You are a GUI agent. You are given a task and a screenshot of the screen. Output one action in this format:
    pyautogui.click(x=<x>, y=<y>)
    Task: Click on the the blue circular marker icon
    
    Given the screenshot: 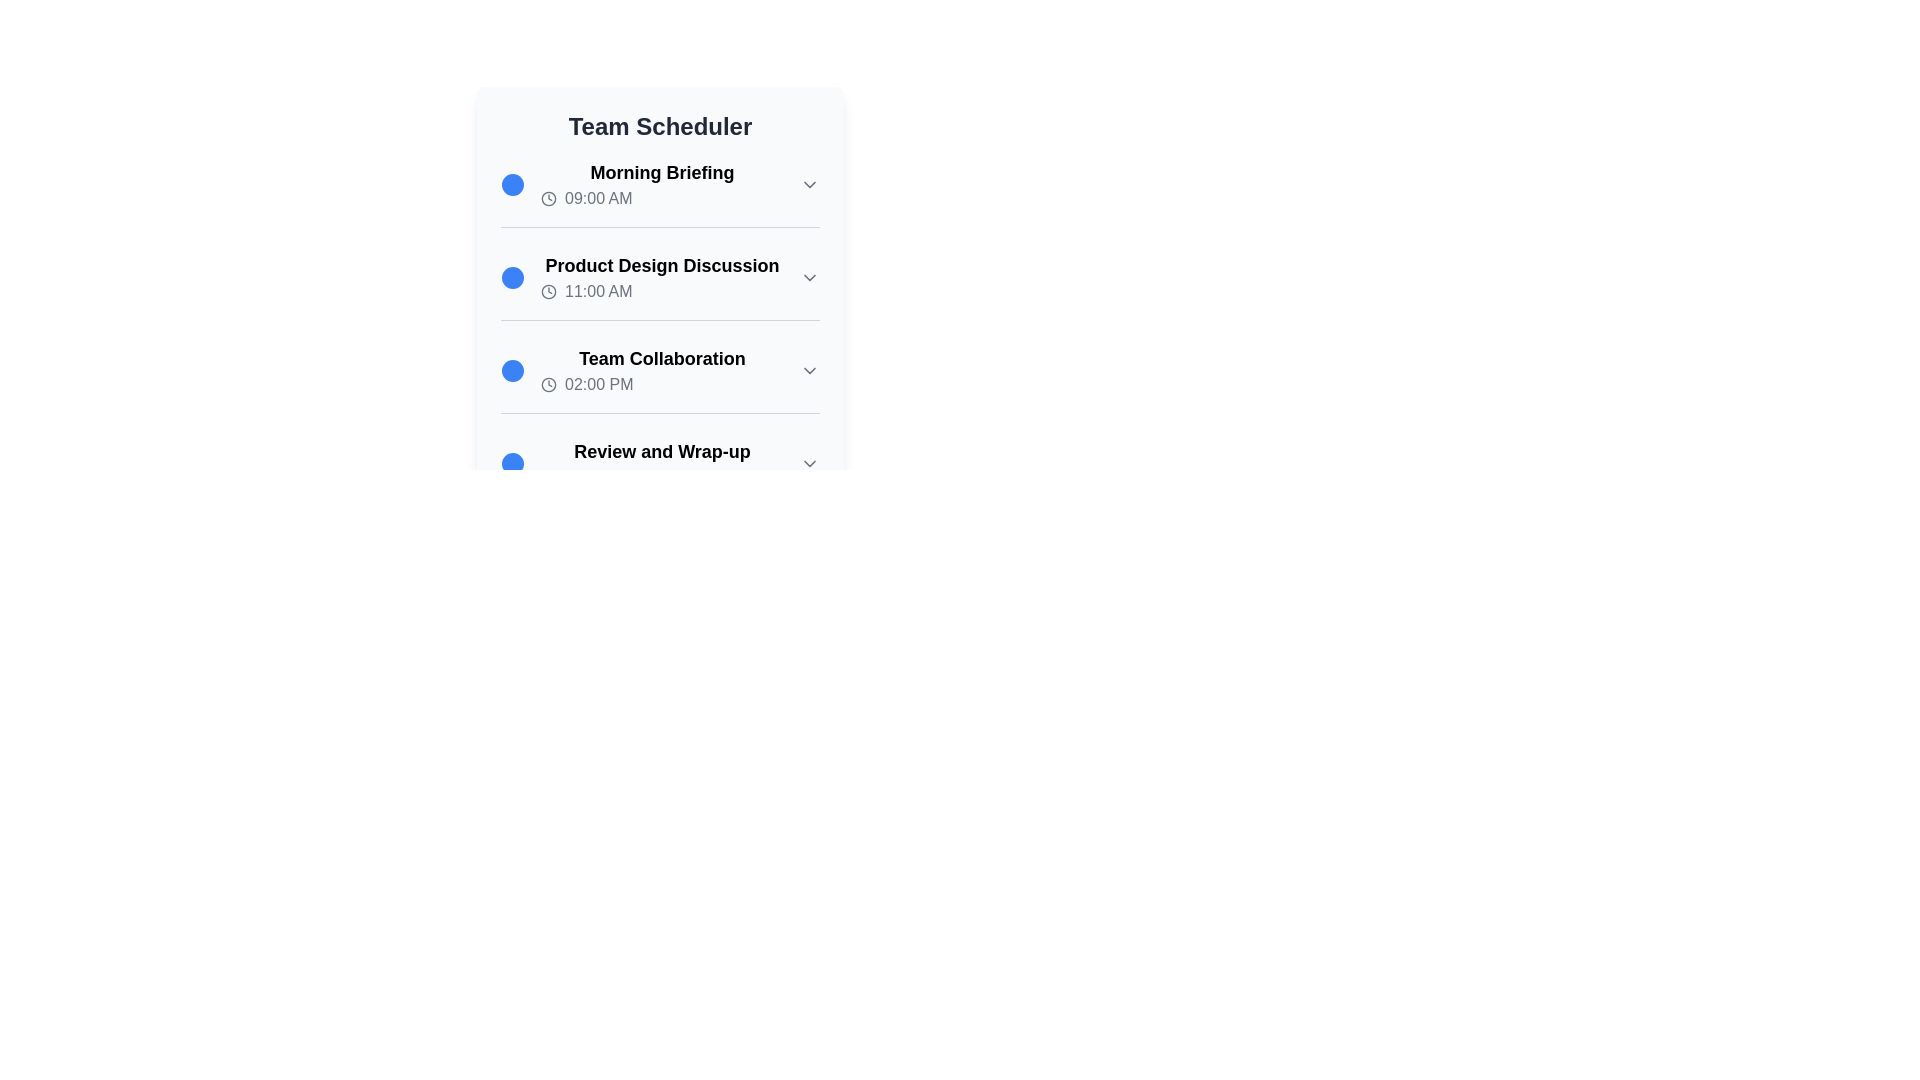 What is the action you would take?
    pyautogui.click(x=513, y=185)
    